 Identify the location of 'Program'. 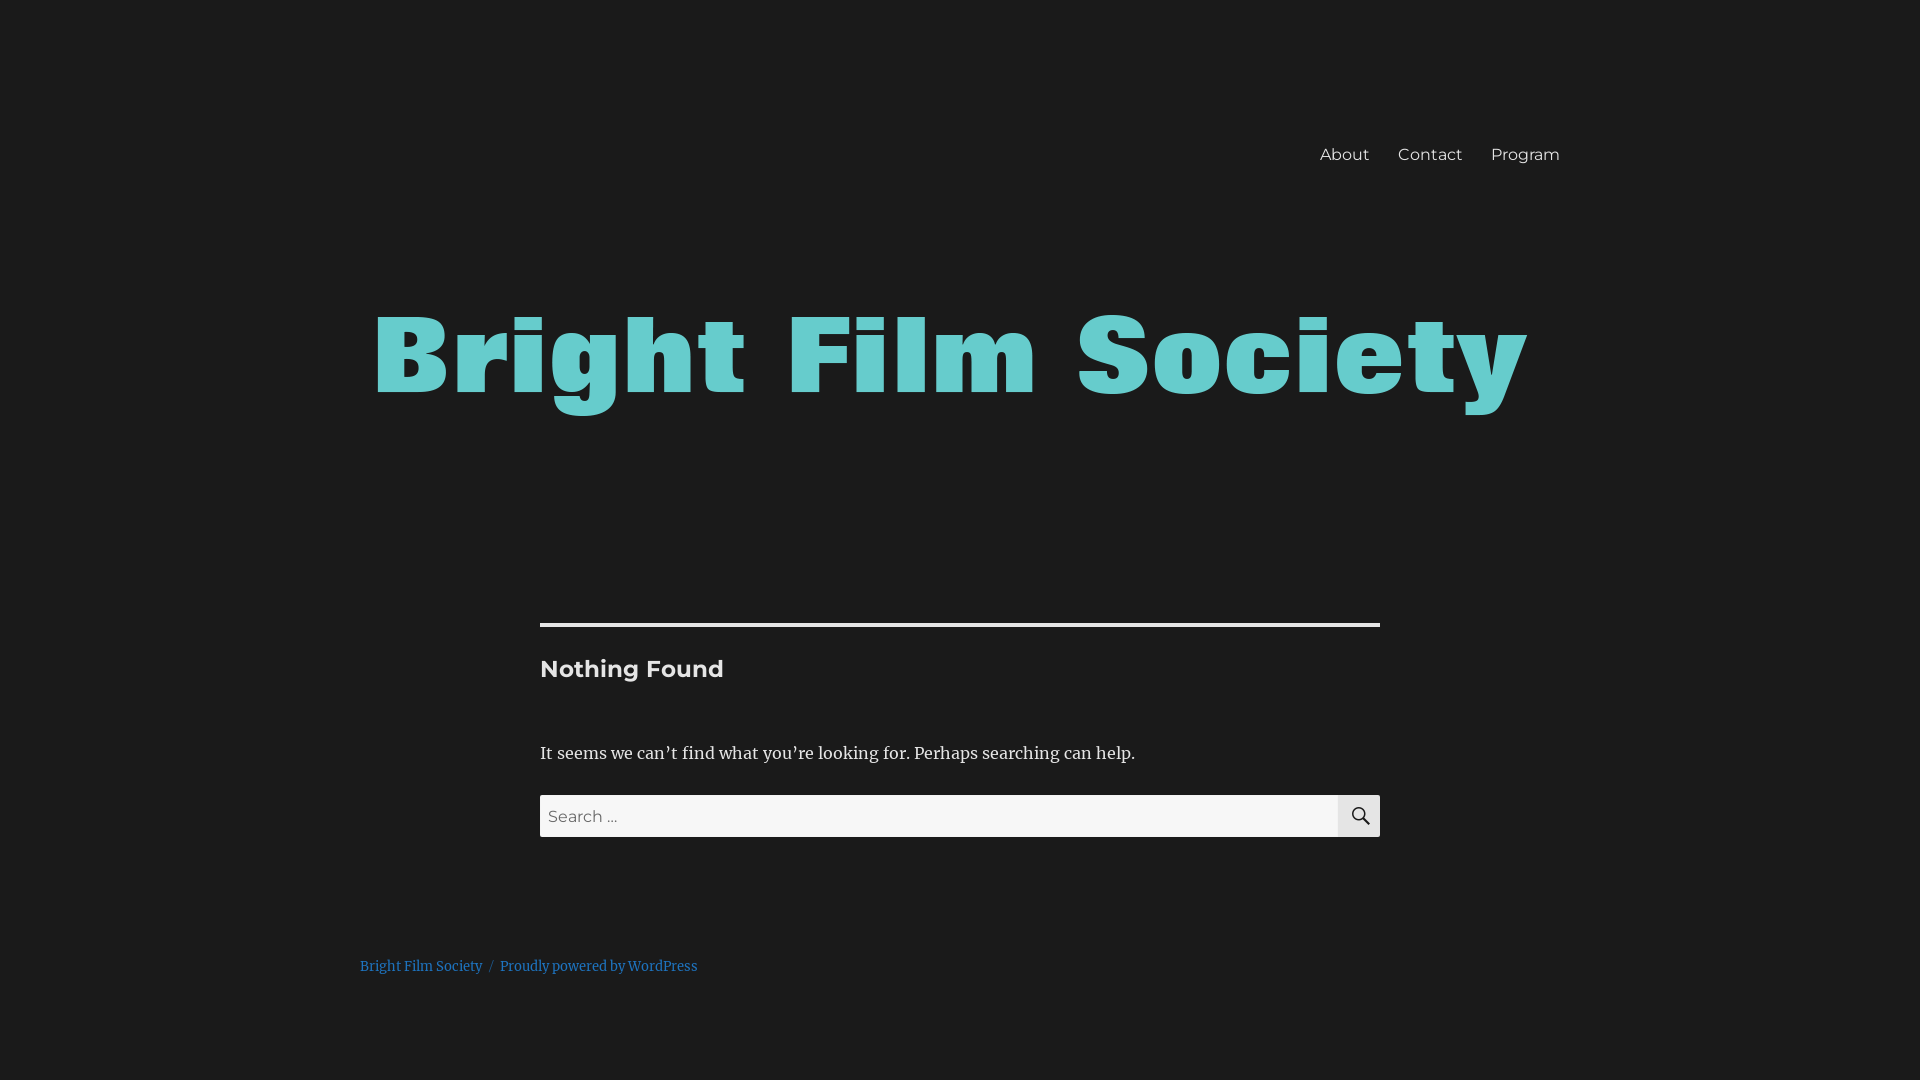
(1524, 153).